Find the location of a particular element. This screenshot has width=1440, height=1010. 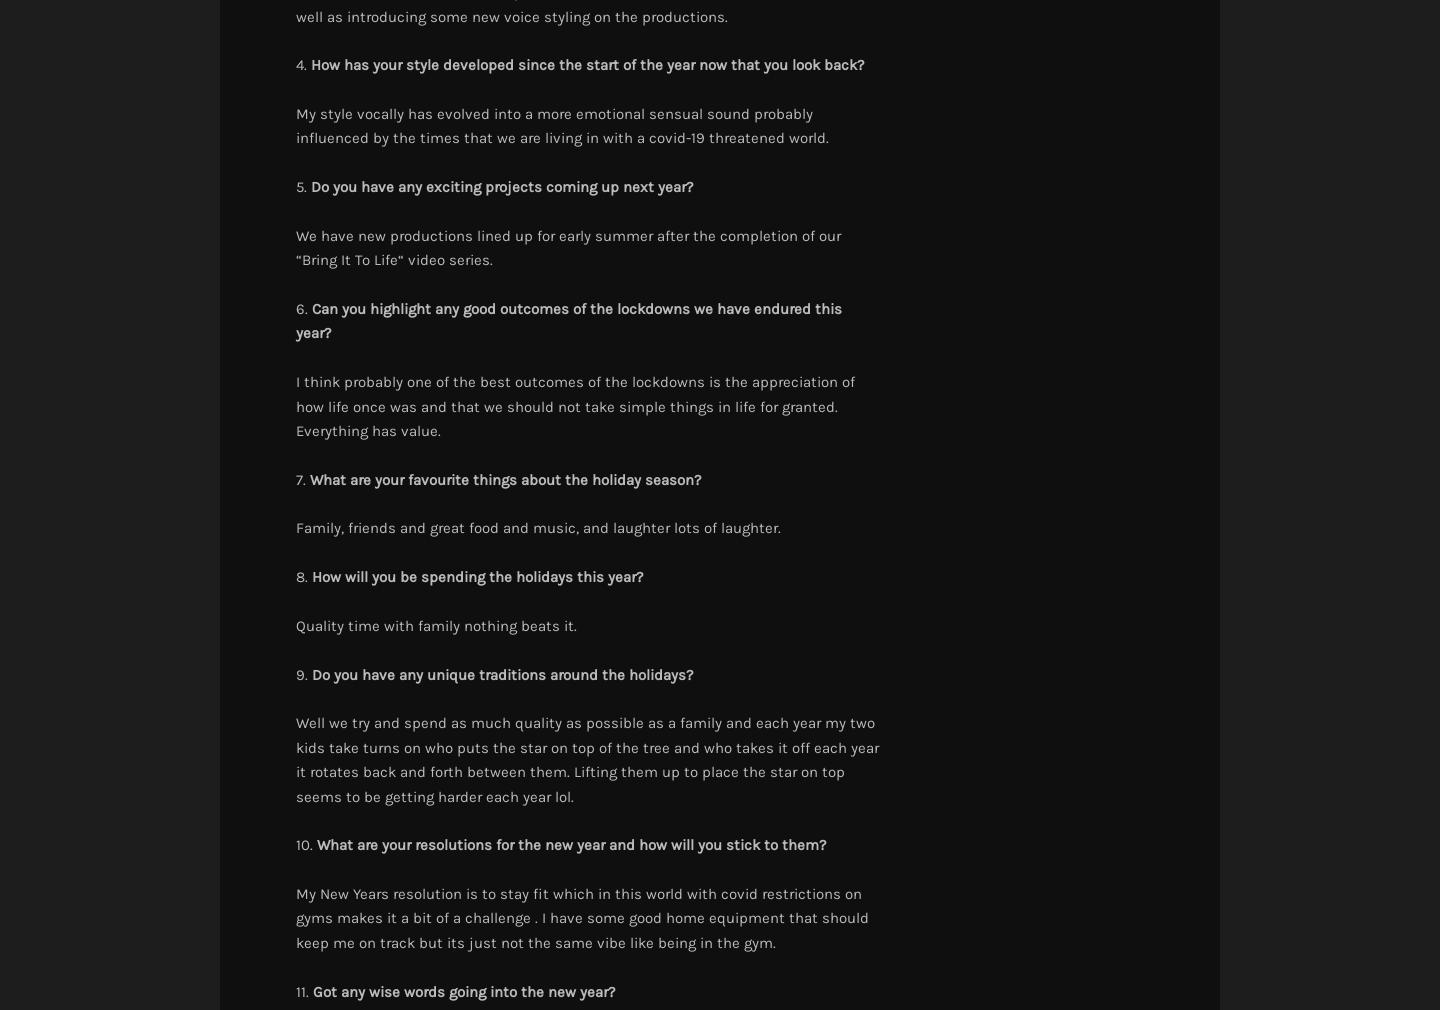

'What are your resolutions for the new year and how will you stick to them?' is located at coordinates (571, 844).